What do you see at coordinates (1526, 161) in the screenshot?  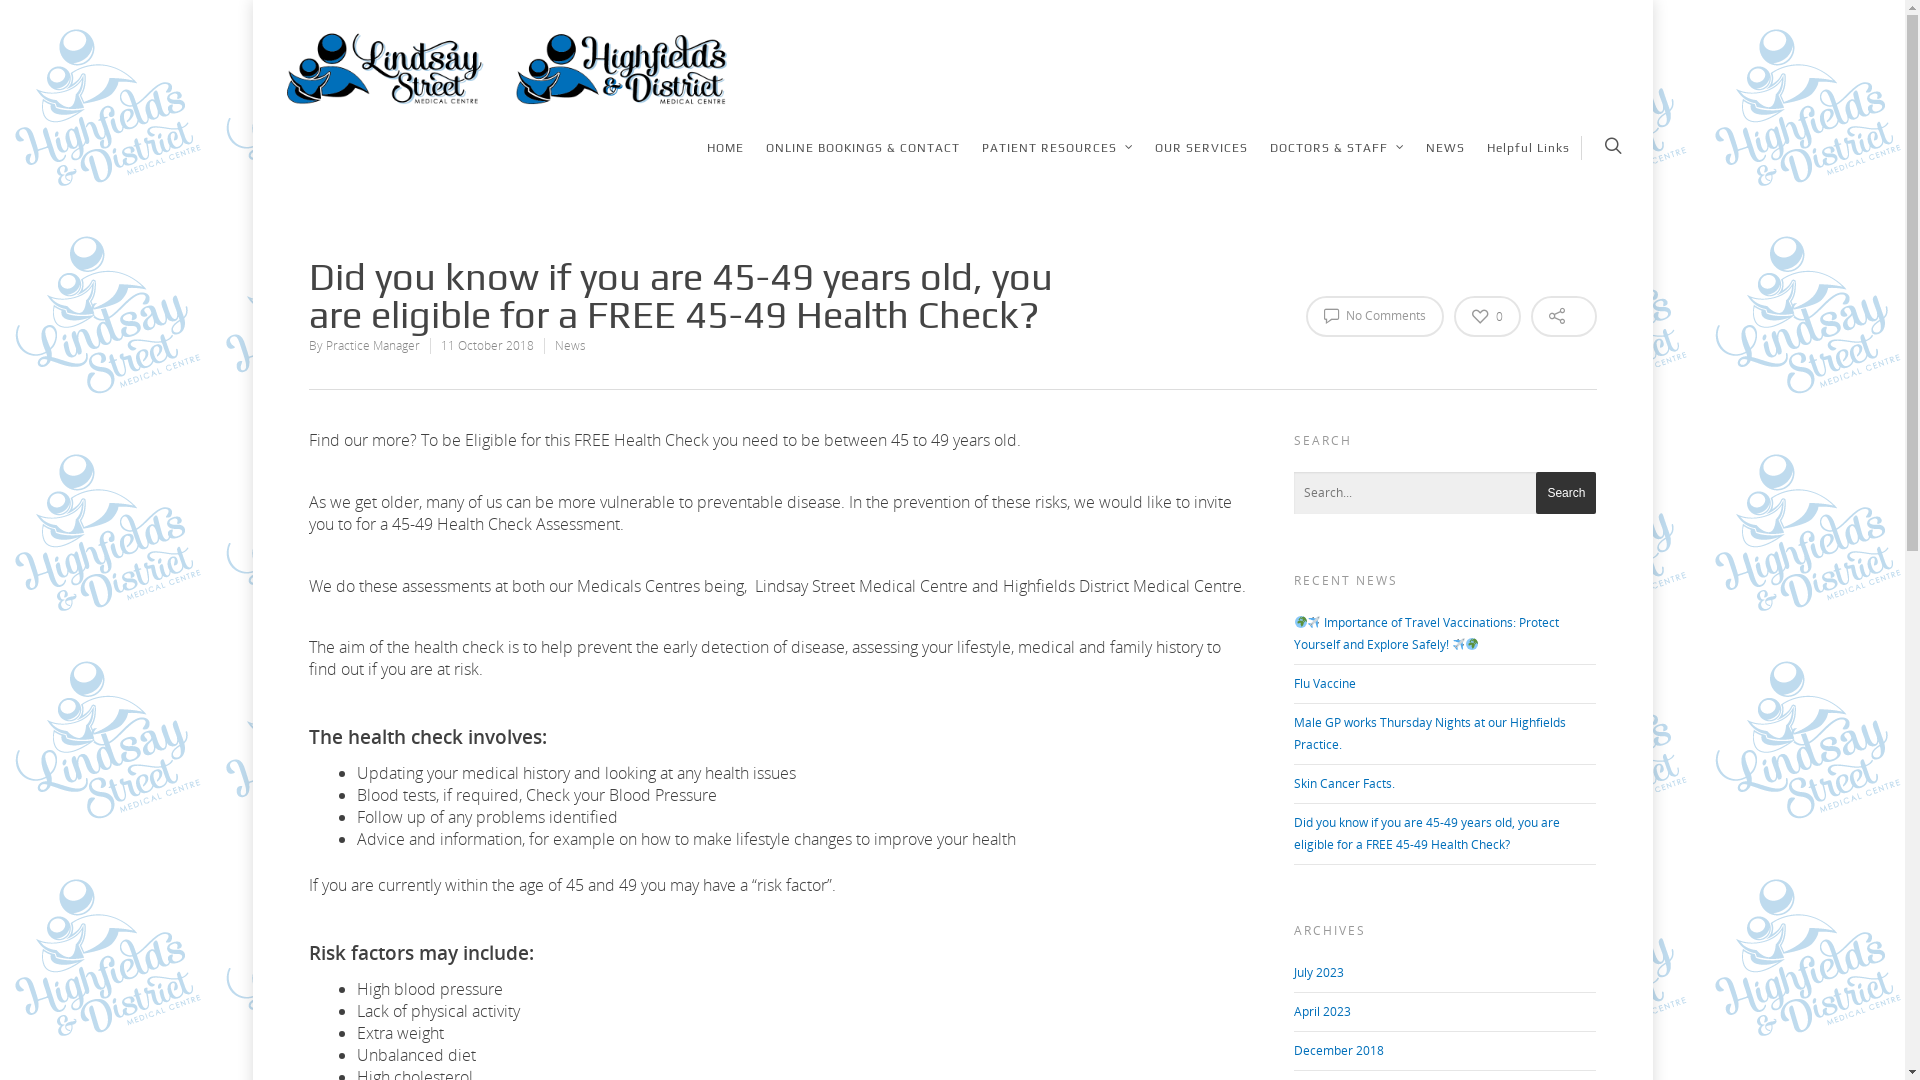 I see `'Helpful Links'` at bounding box center [1526, 161].